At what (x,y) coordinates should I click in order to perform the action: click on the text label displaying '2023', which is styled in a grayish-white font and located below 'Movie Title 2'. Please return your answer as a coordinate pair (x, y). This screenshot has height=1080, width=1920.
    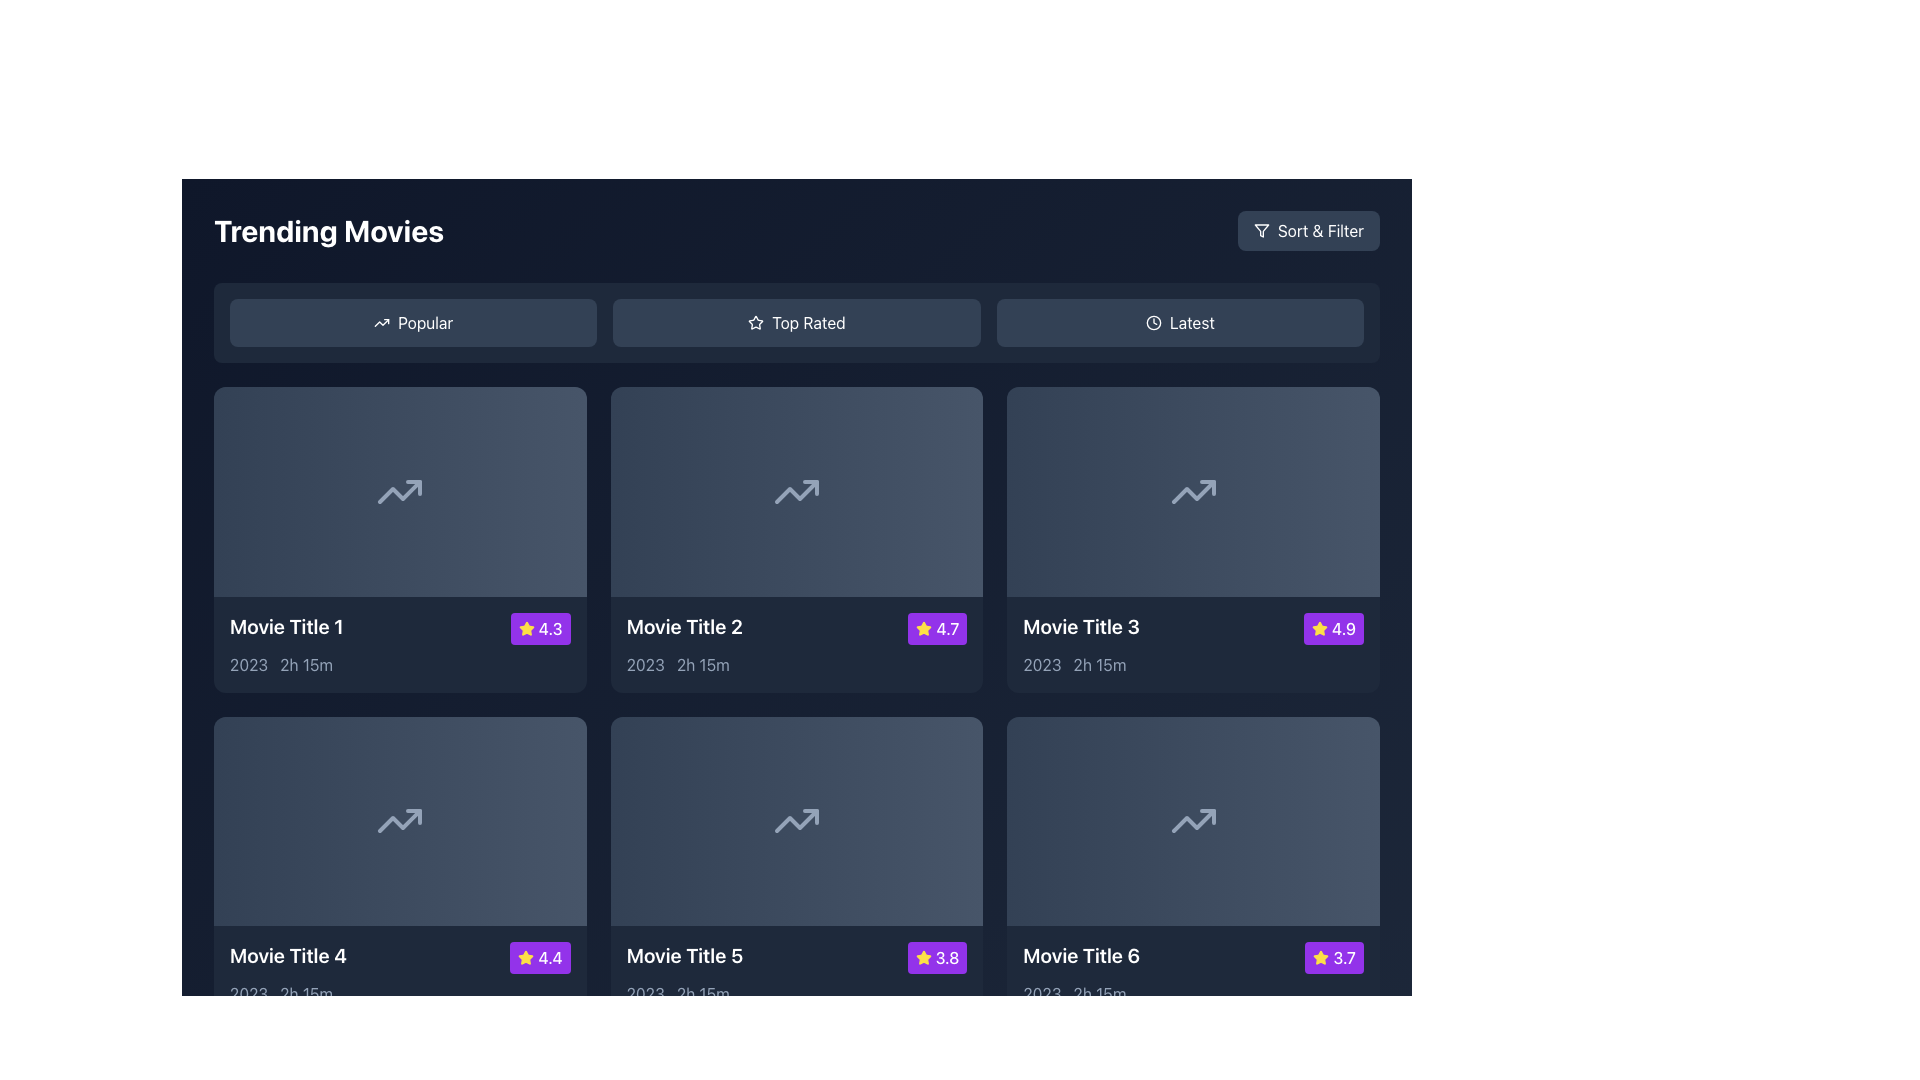
    Looking at the image, I should click on (645, 664).